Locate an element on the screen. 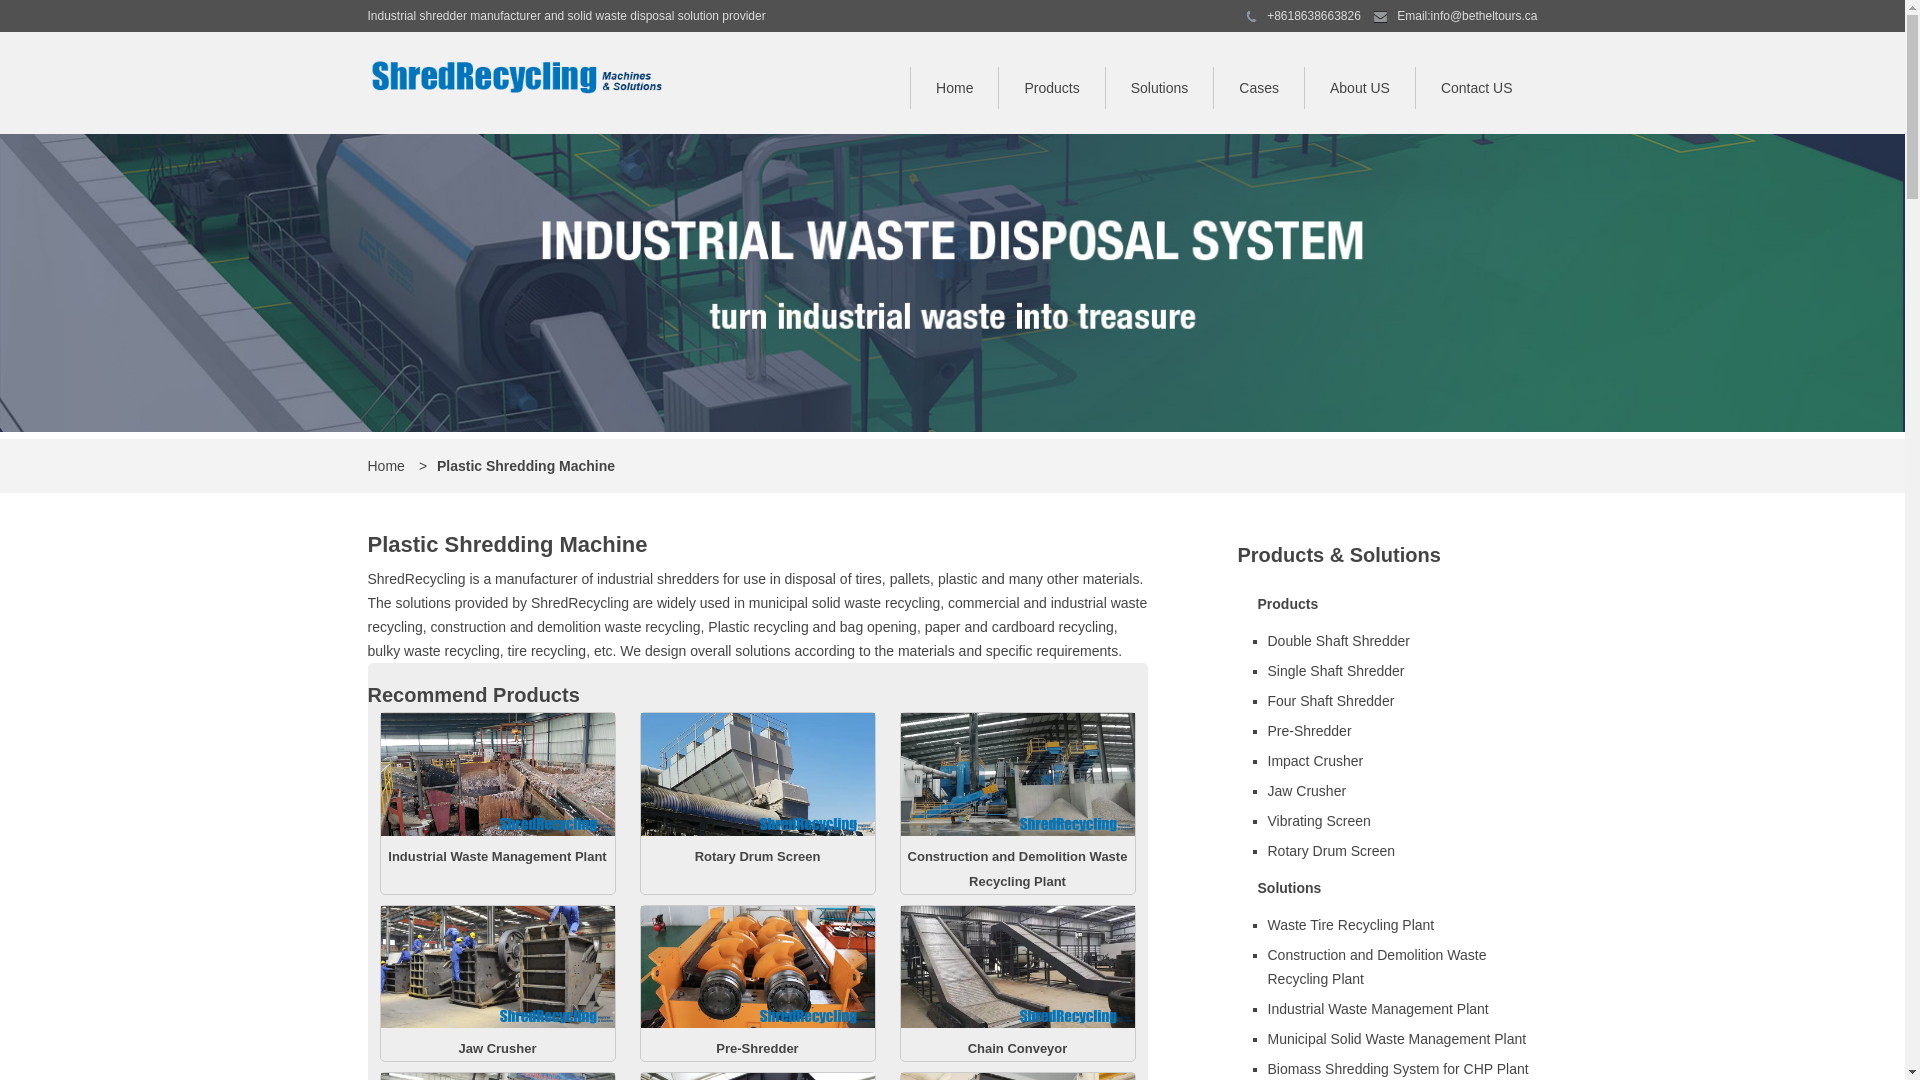 Image resolution: width=1920 pixels, height=1080 pixels. 'Jaw Crusher' is located at coordinates (497, 1047).